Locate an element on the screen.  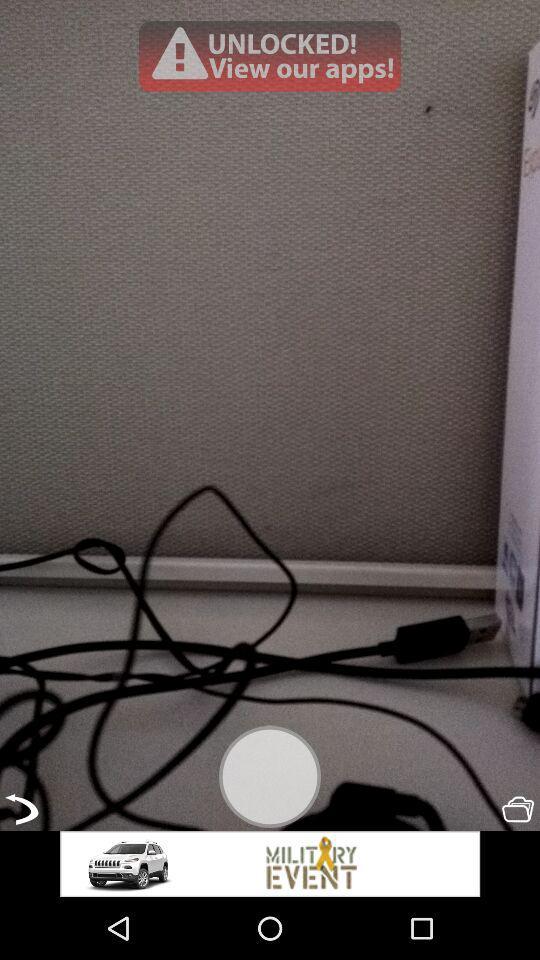
view apps is located at coordinates (270, 55).